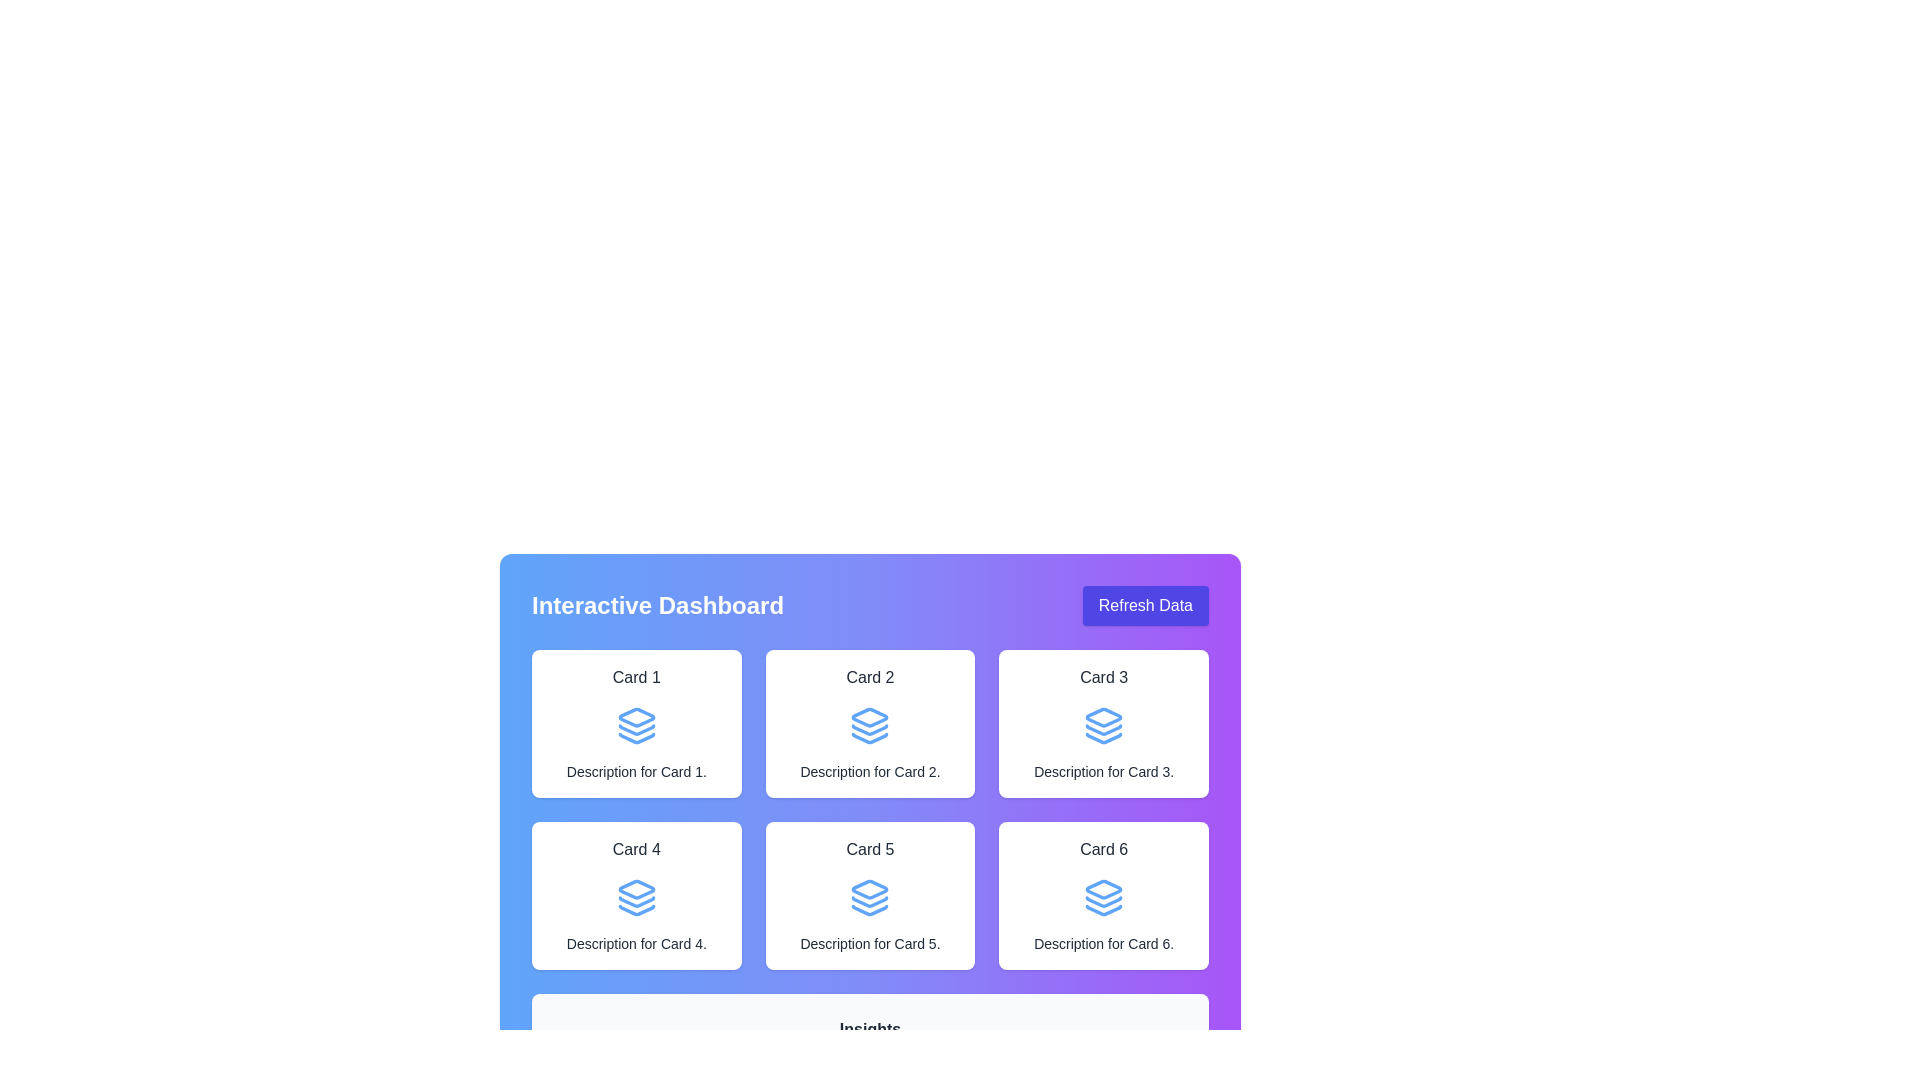  What do you see at coordinates (1103, 910) in the screenshot?
I see `the decorative vector graphic located at the bottom layer of the stack icon within the sixth card of a 2x3 grid layout` at bounding box center [1103, 910].